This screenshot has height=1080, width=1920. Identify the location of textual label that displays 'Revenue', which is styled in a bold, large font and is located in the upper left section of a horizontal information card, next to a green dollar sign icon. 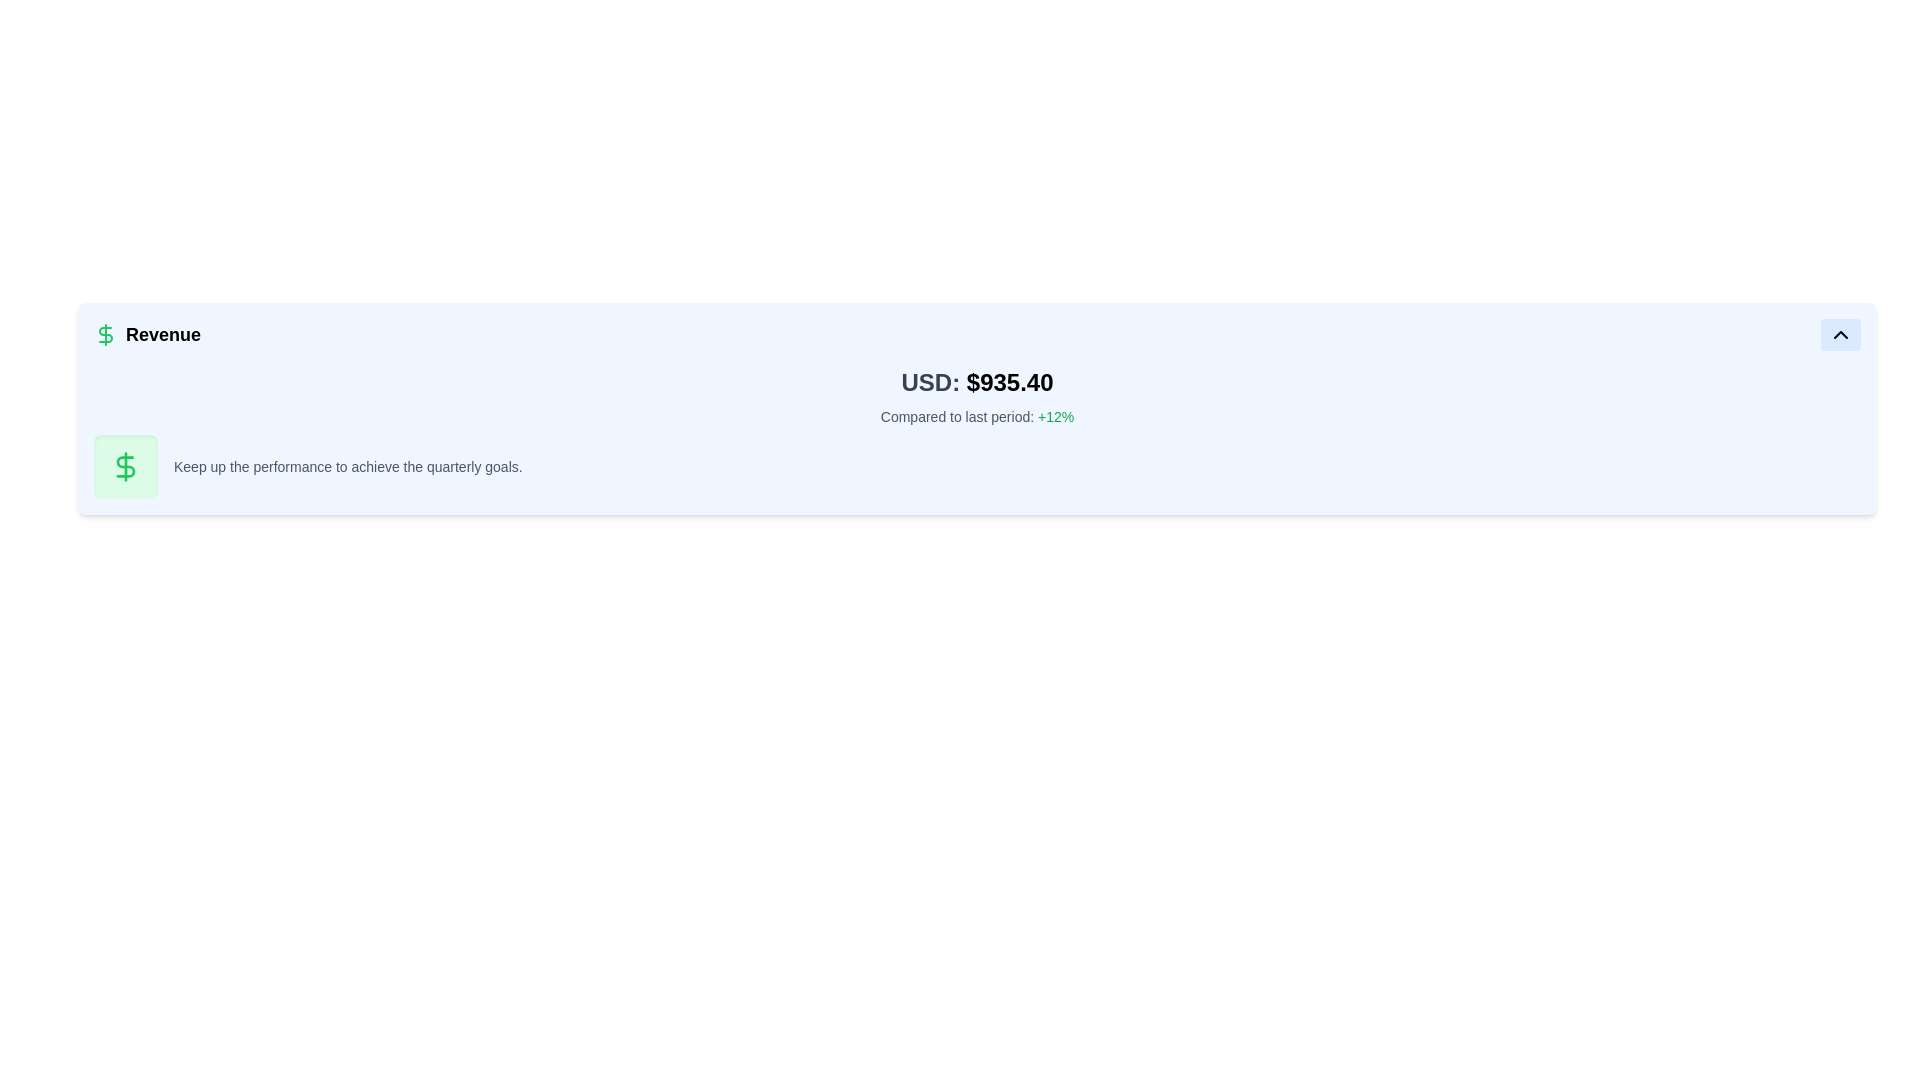
(146, 334).